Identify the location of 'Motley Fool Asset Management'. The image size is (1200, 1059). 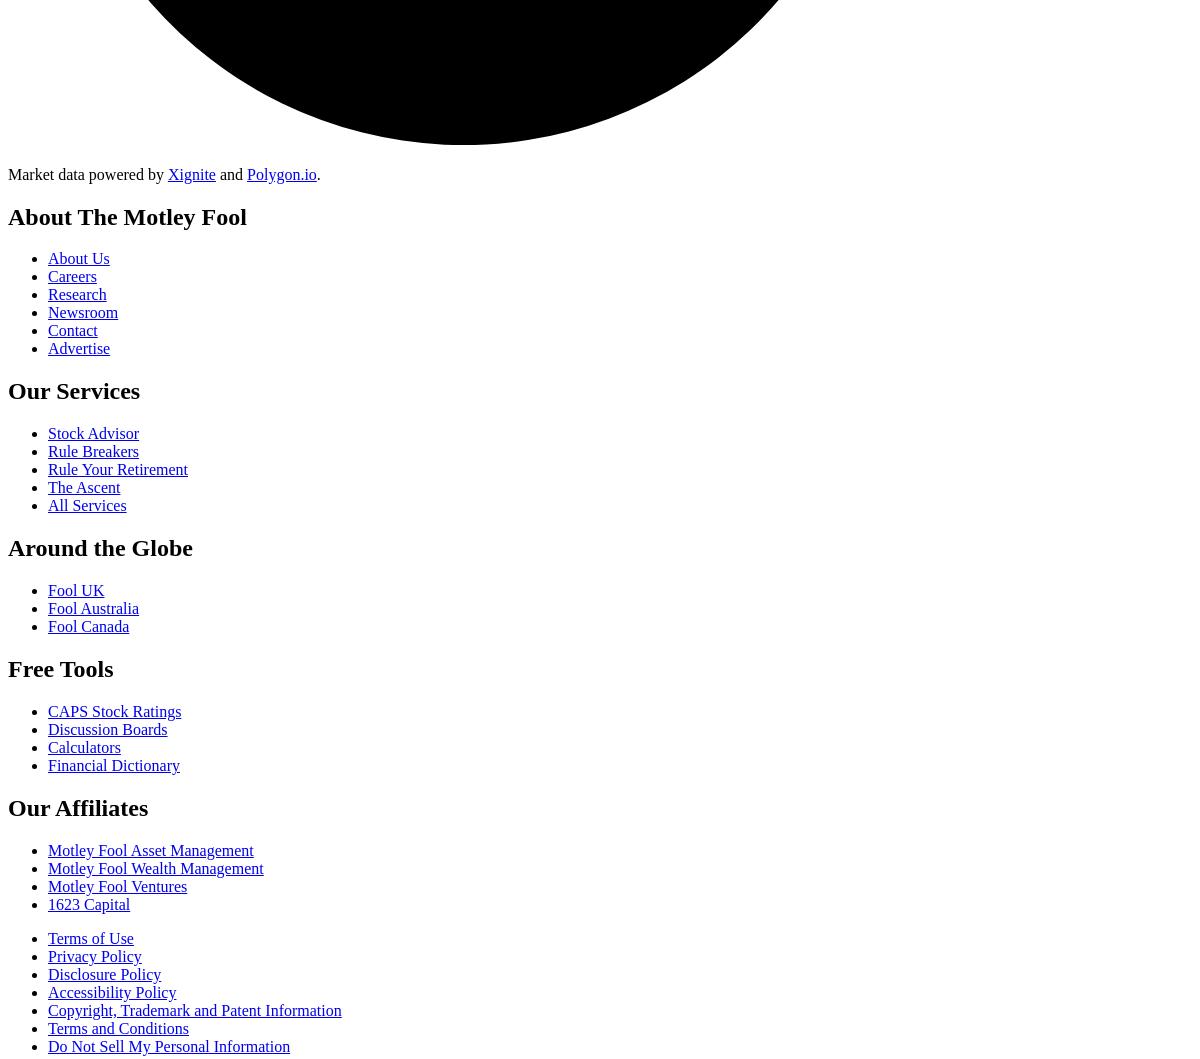
(150, 849).